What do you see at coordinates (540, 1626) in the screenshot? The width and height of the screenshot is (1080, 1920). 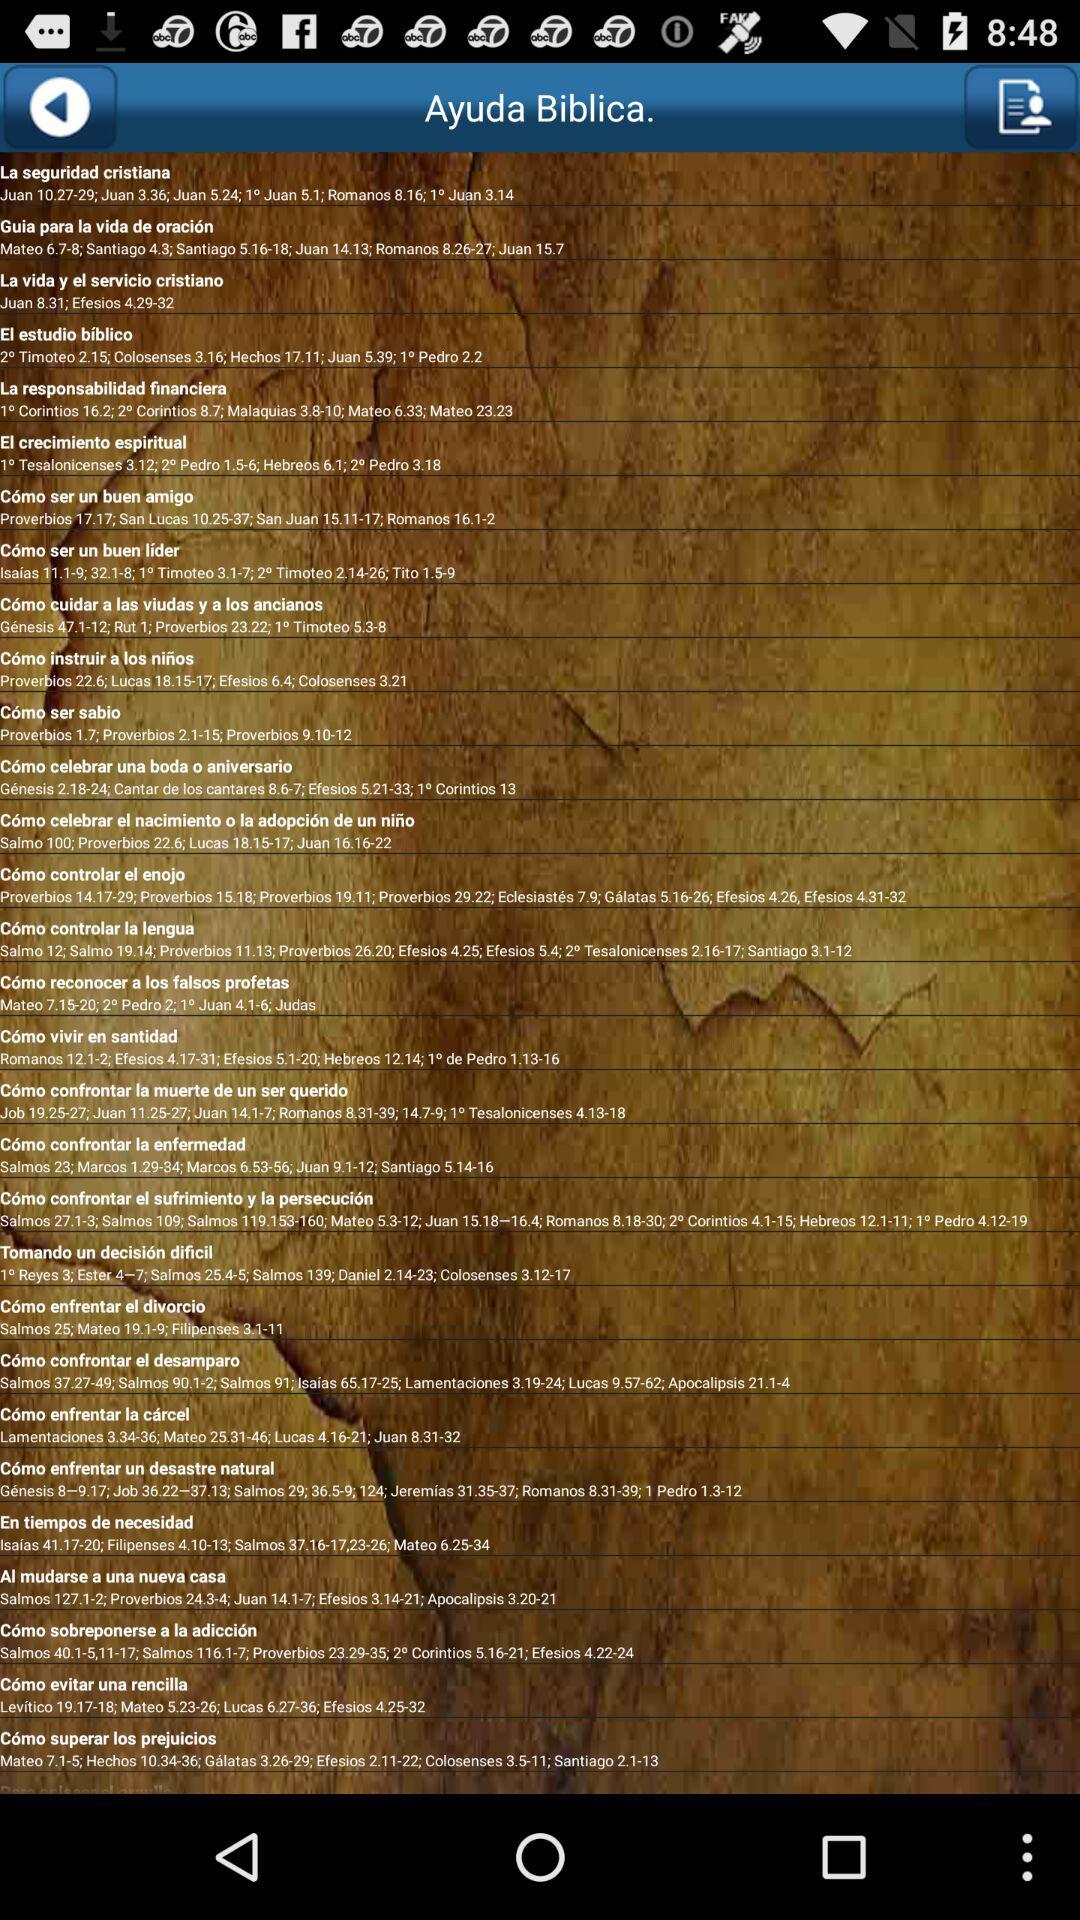 I see `app below the salmos 127 1 item` at bounding box center [540, 1626].